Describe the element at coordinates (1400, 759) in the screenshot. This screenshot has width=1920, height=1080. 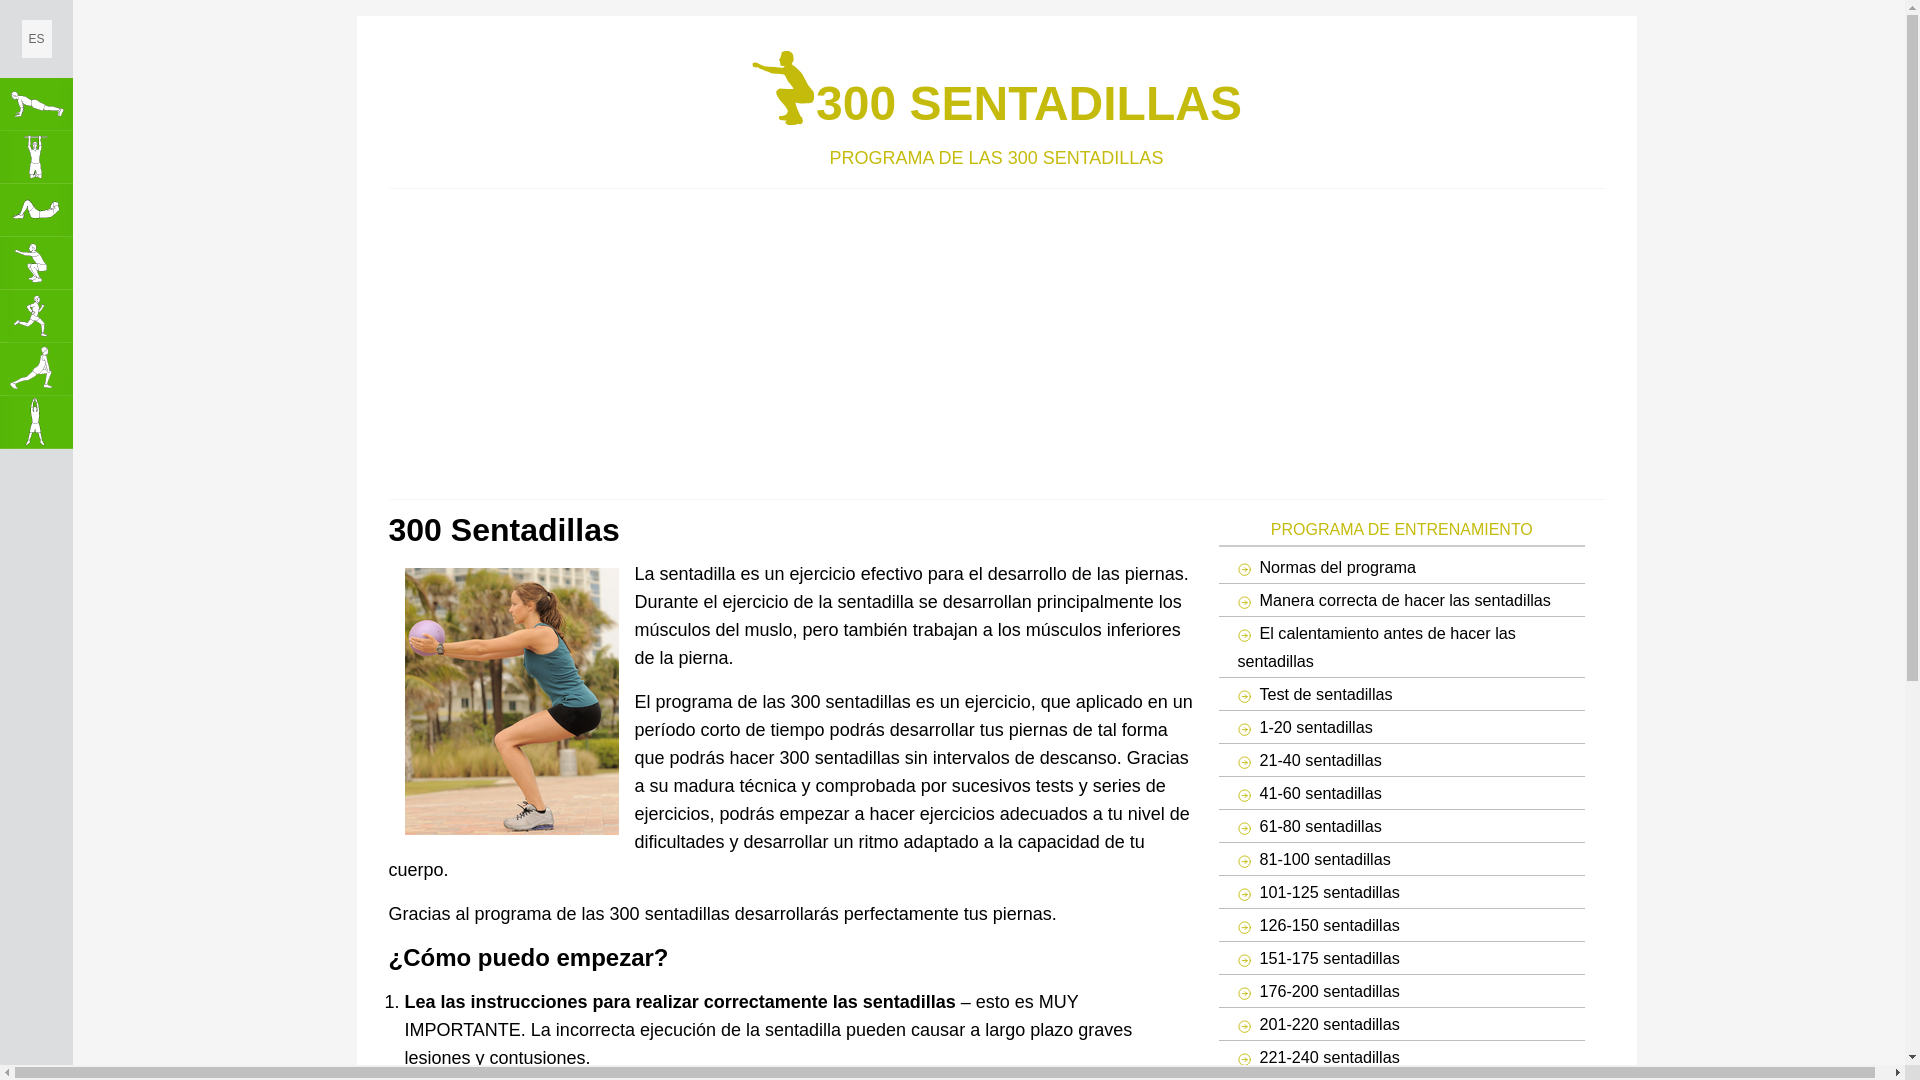
I see `'21-40 sentadillas'` at that location.